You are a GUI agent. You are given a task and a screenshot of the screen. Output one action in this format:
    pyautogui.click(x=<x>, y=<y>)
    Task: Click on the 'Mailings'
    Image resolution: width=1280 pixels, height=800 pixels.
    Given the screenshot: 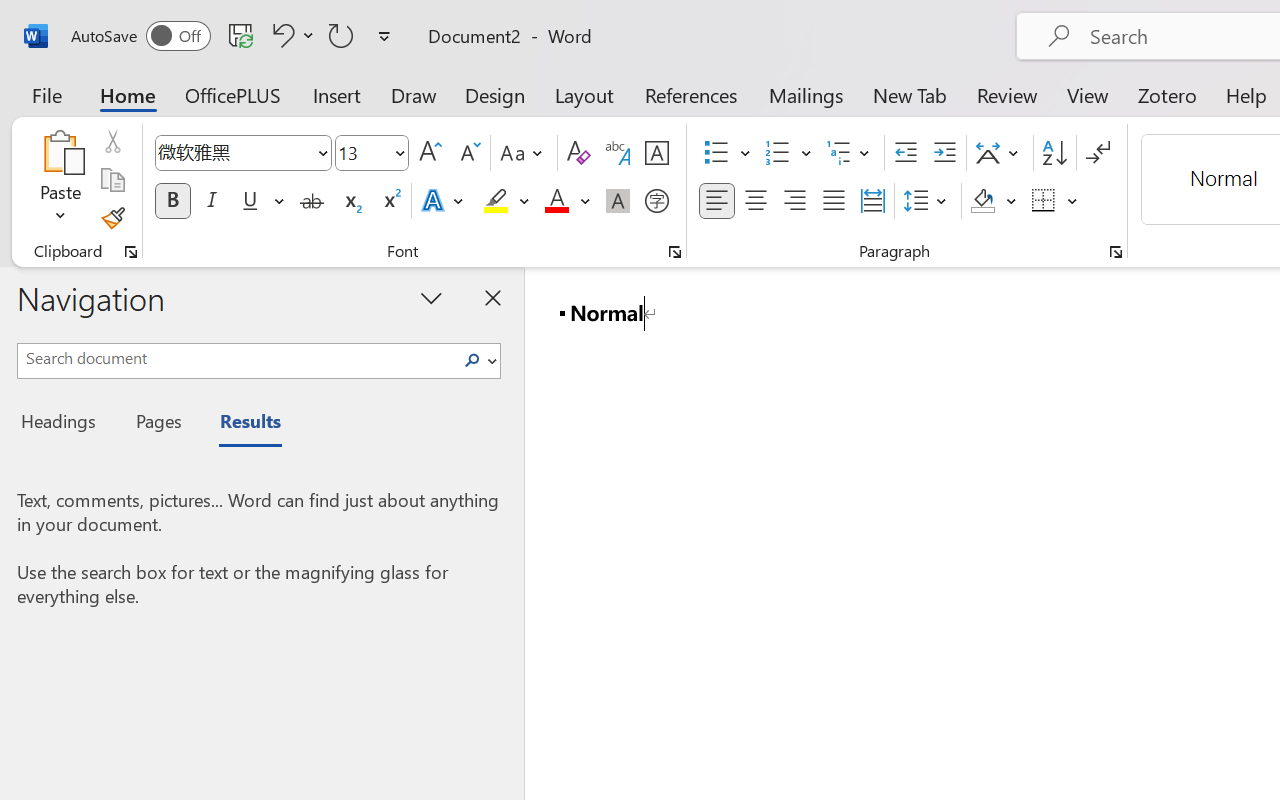 What is the action you would take?
    pyautogui.click(x=806, y=94)
    